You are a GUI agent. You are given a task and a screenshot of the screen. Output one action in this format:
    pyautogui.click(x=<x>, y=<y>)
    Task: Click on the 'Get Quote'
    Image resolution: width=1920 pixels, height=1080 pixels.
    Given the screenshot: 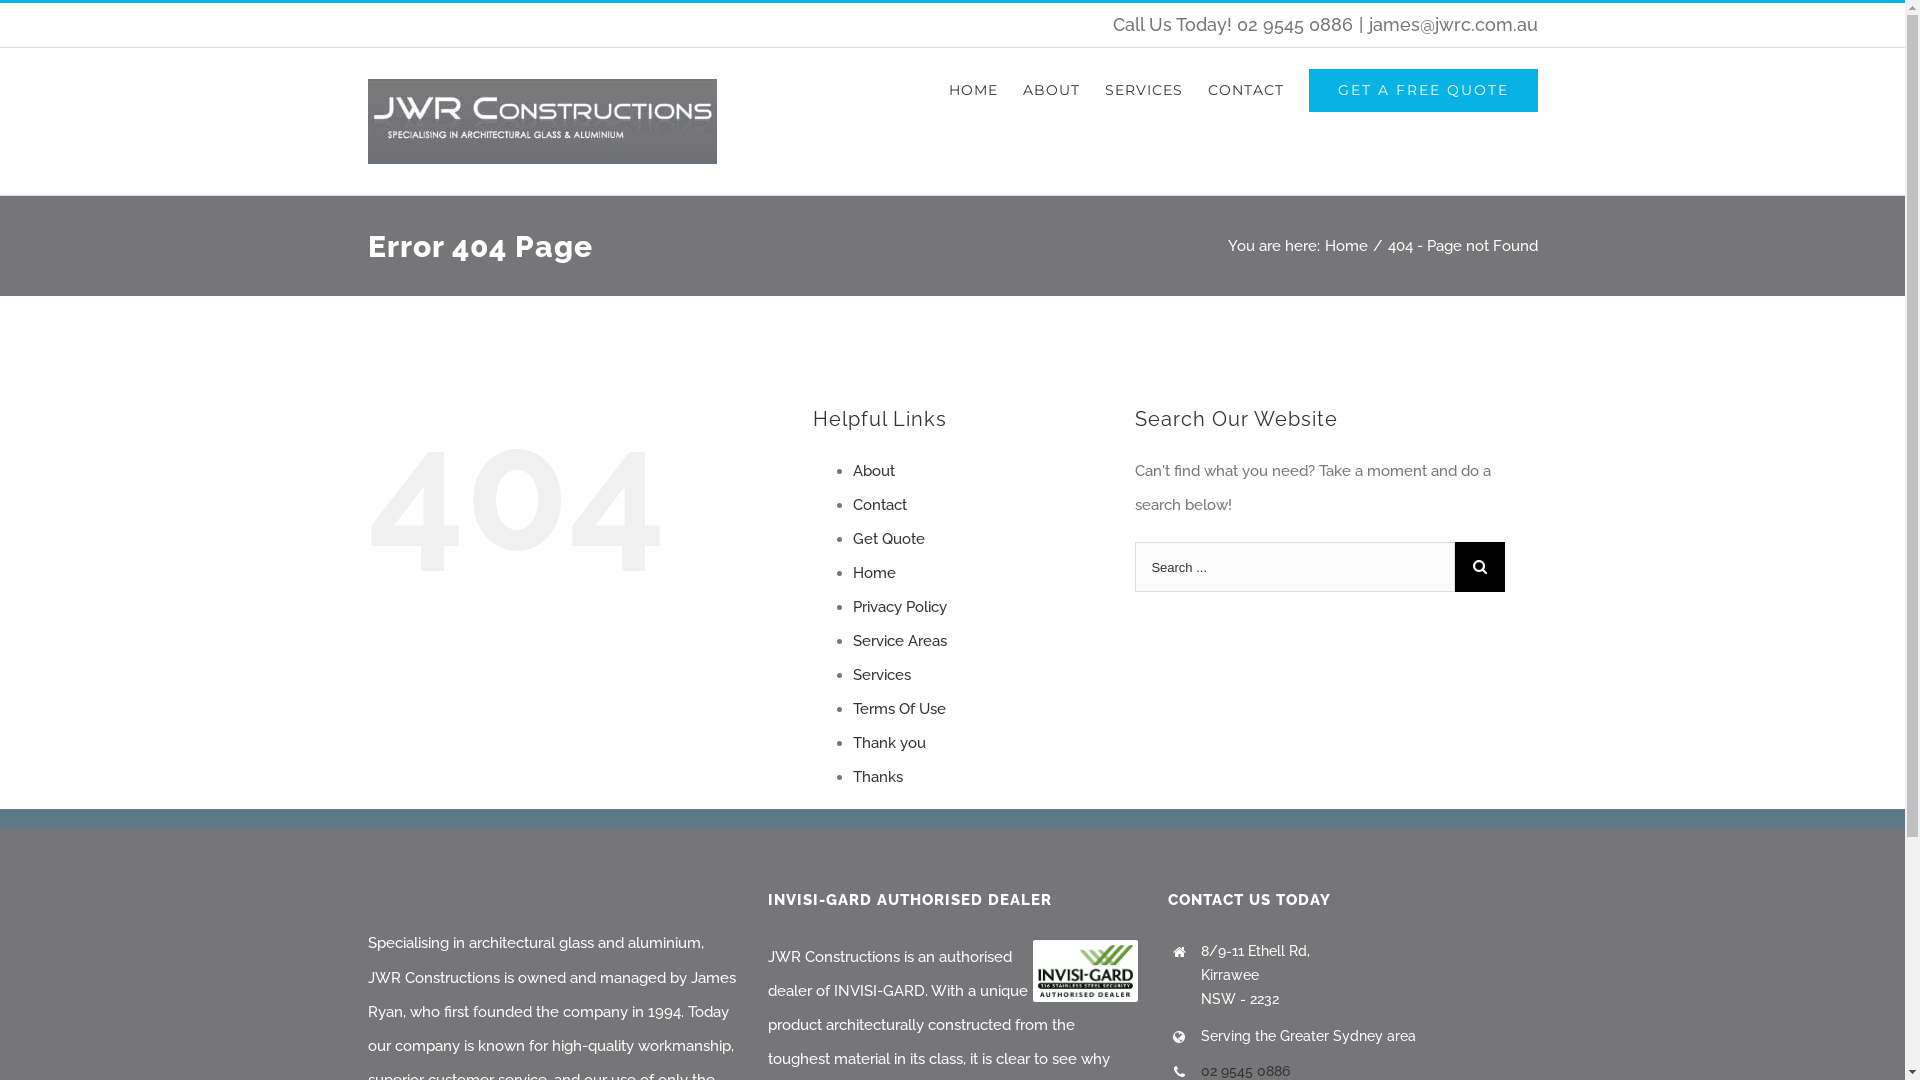 What is the action you would take?
    pyautogui.click(x=887, y=538)
    